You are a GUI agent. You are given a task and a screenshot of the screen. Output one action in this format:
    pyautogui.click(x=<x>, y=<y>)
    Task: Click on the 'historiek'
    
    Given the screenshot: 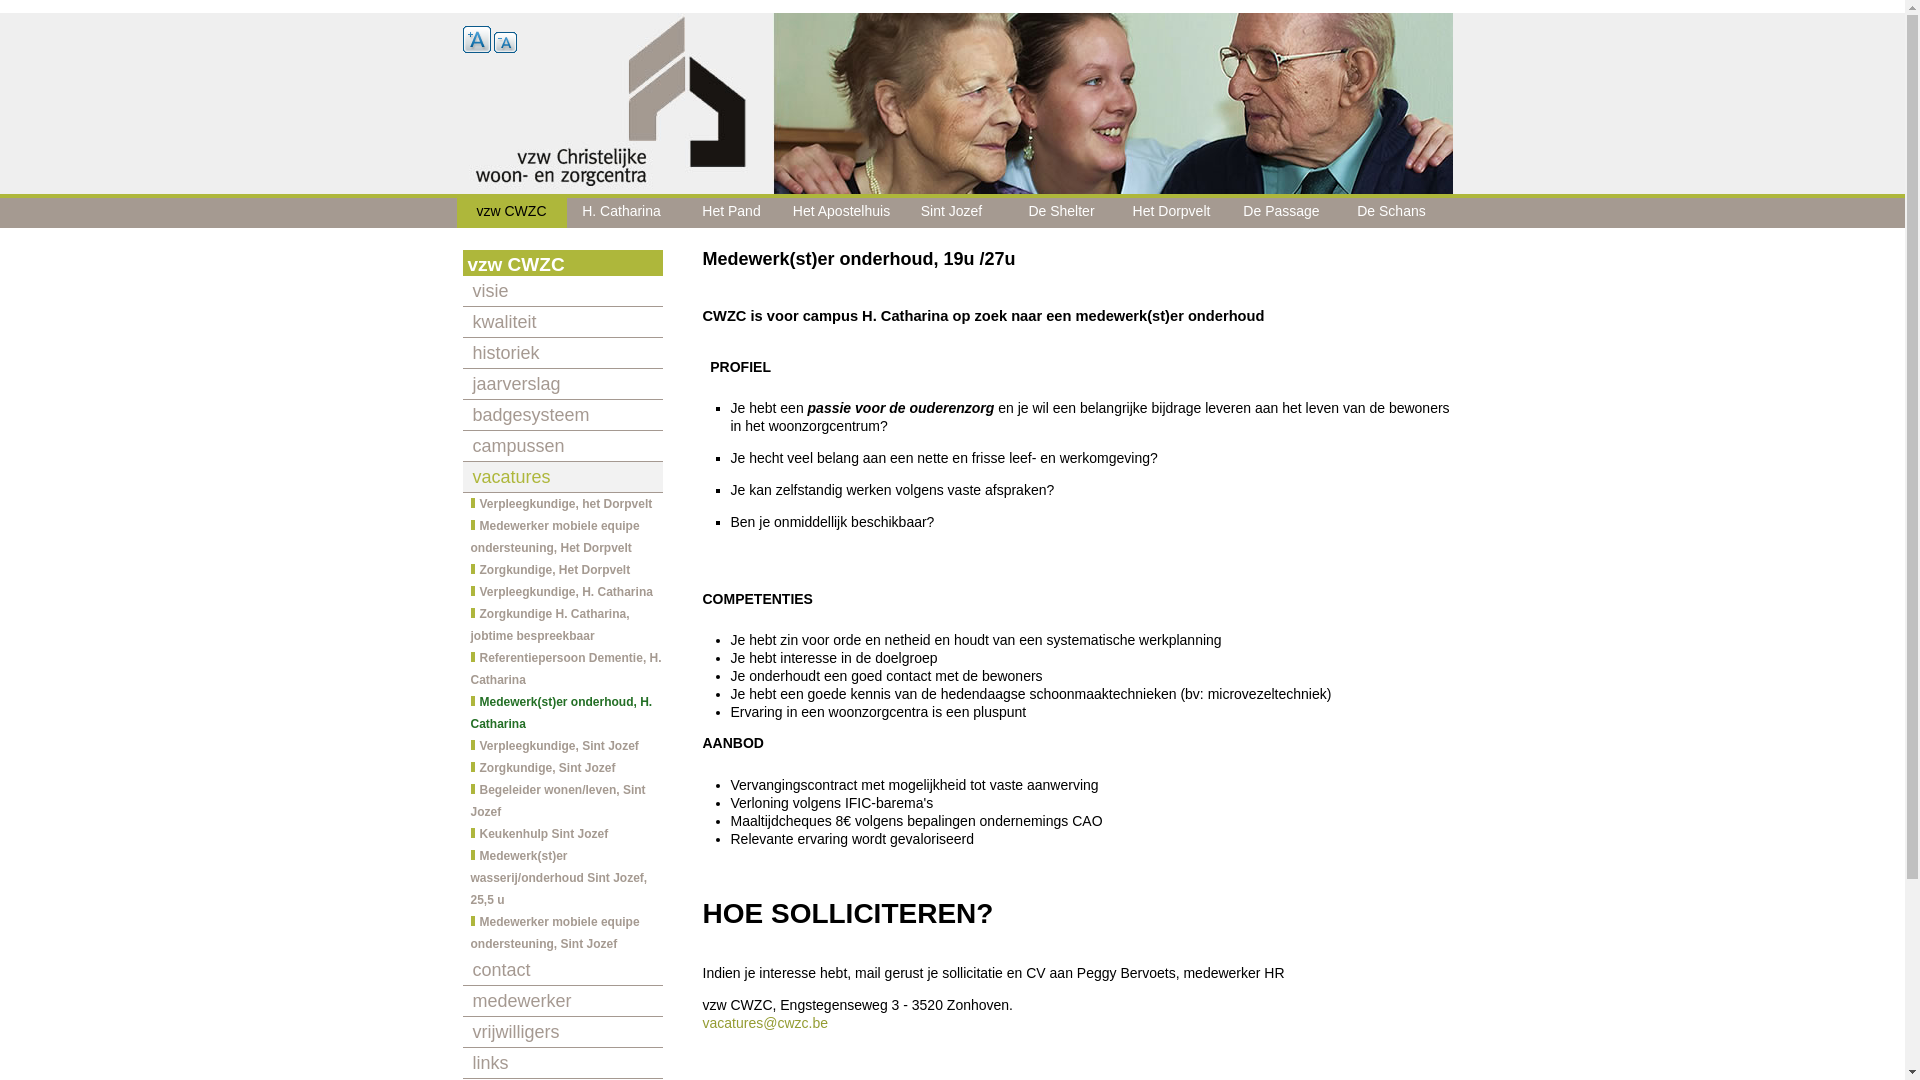 What is the action you would take?
    pyautogui.click(x=560, y=352)
    